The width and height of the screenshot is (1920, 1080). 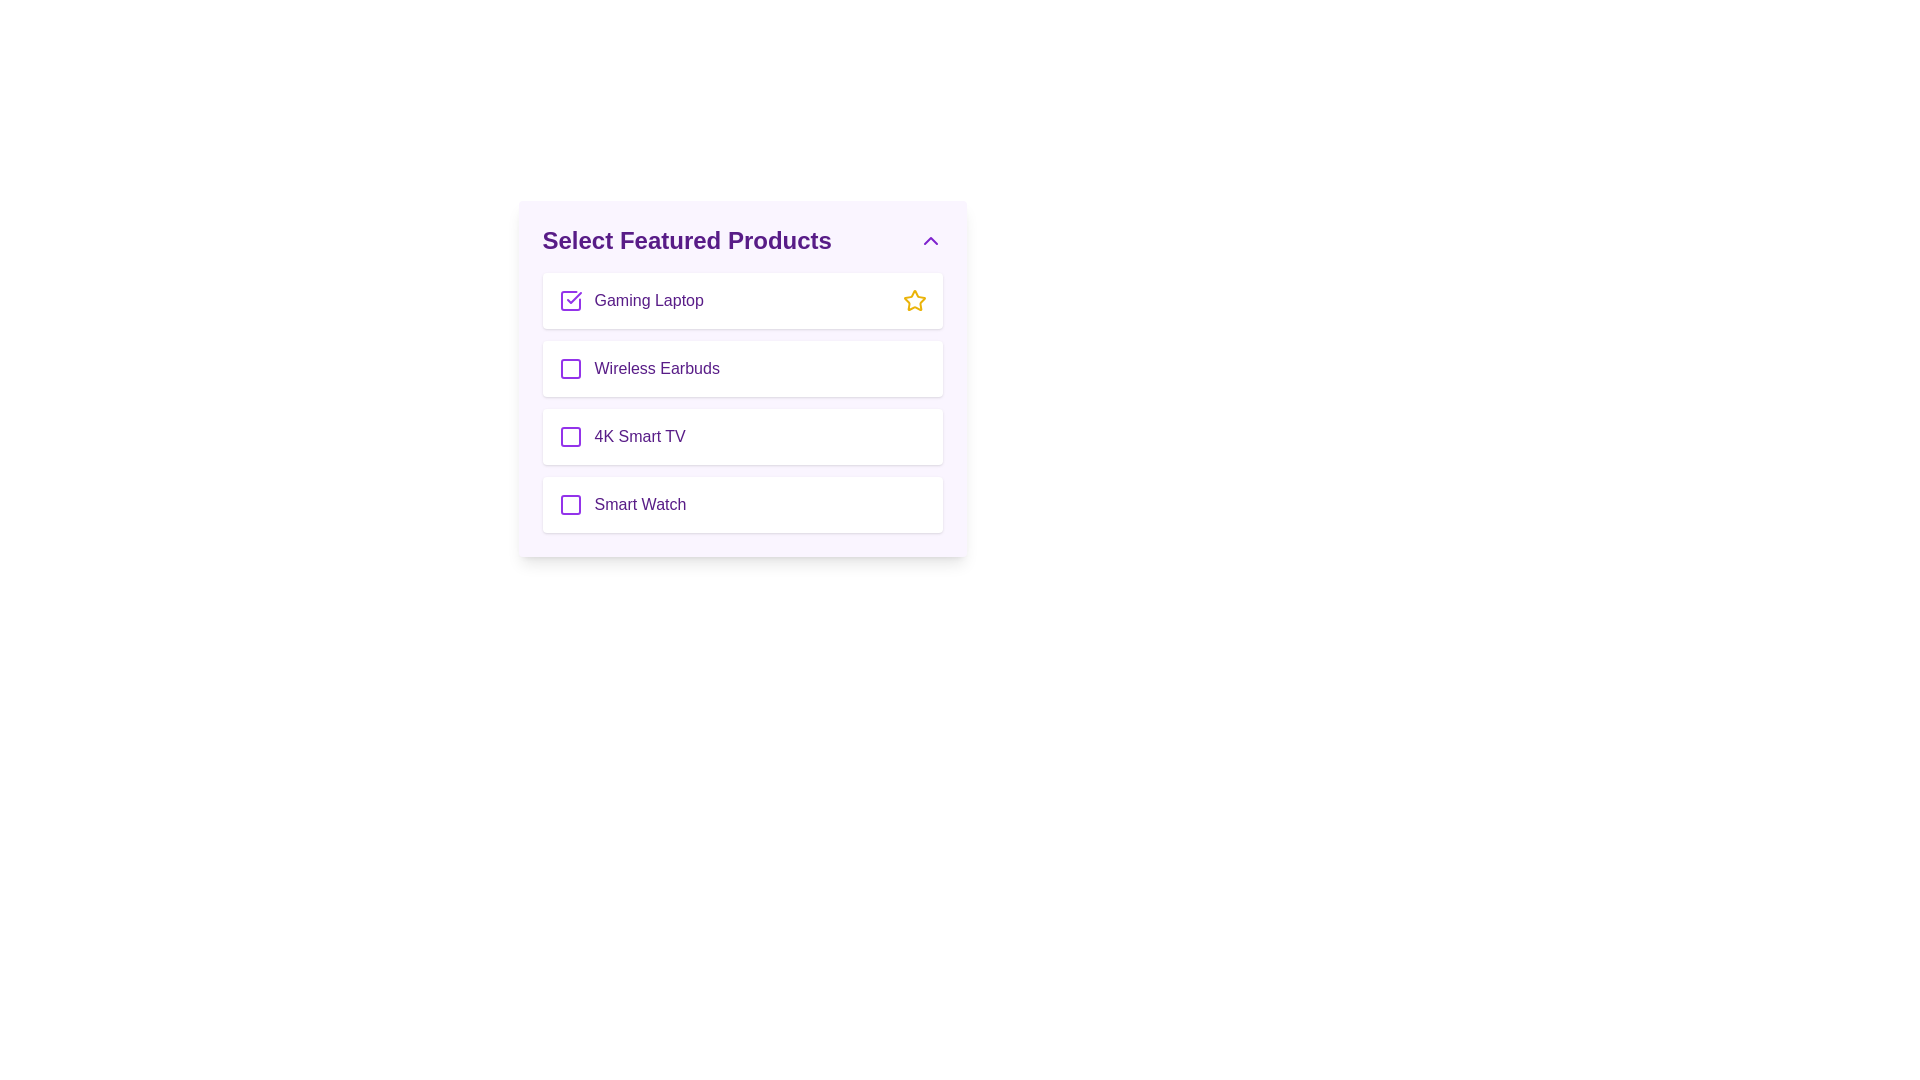 I want to click on the checkmark icon located near the top-right corner of the 'Gaming Laptop' card in the list of 'Select Featured Products', so click(x=573, y=297).